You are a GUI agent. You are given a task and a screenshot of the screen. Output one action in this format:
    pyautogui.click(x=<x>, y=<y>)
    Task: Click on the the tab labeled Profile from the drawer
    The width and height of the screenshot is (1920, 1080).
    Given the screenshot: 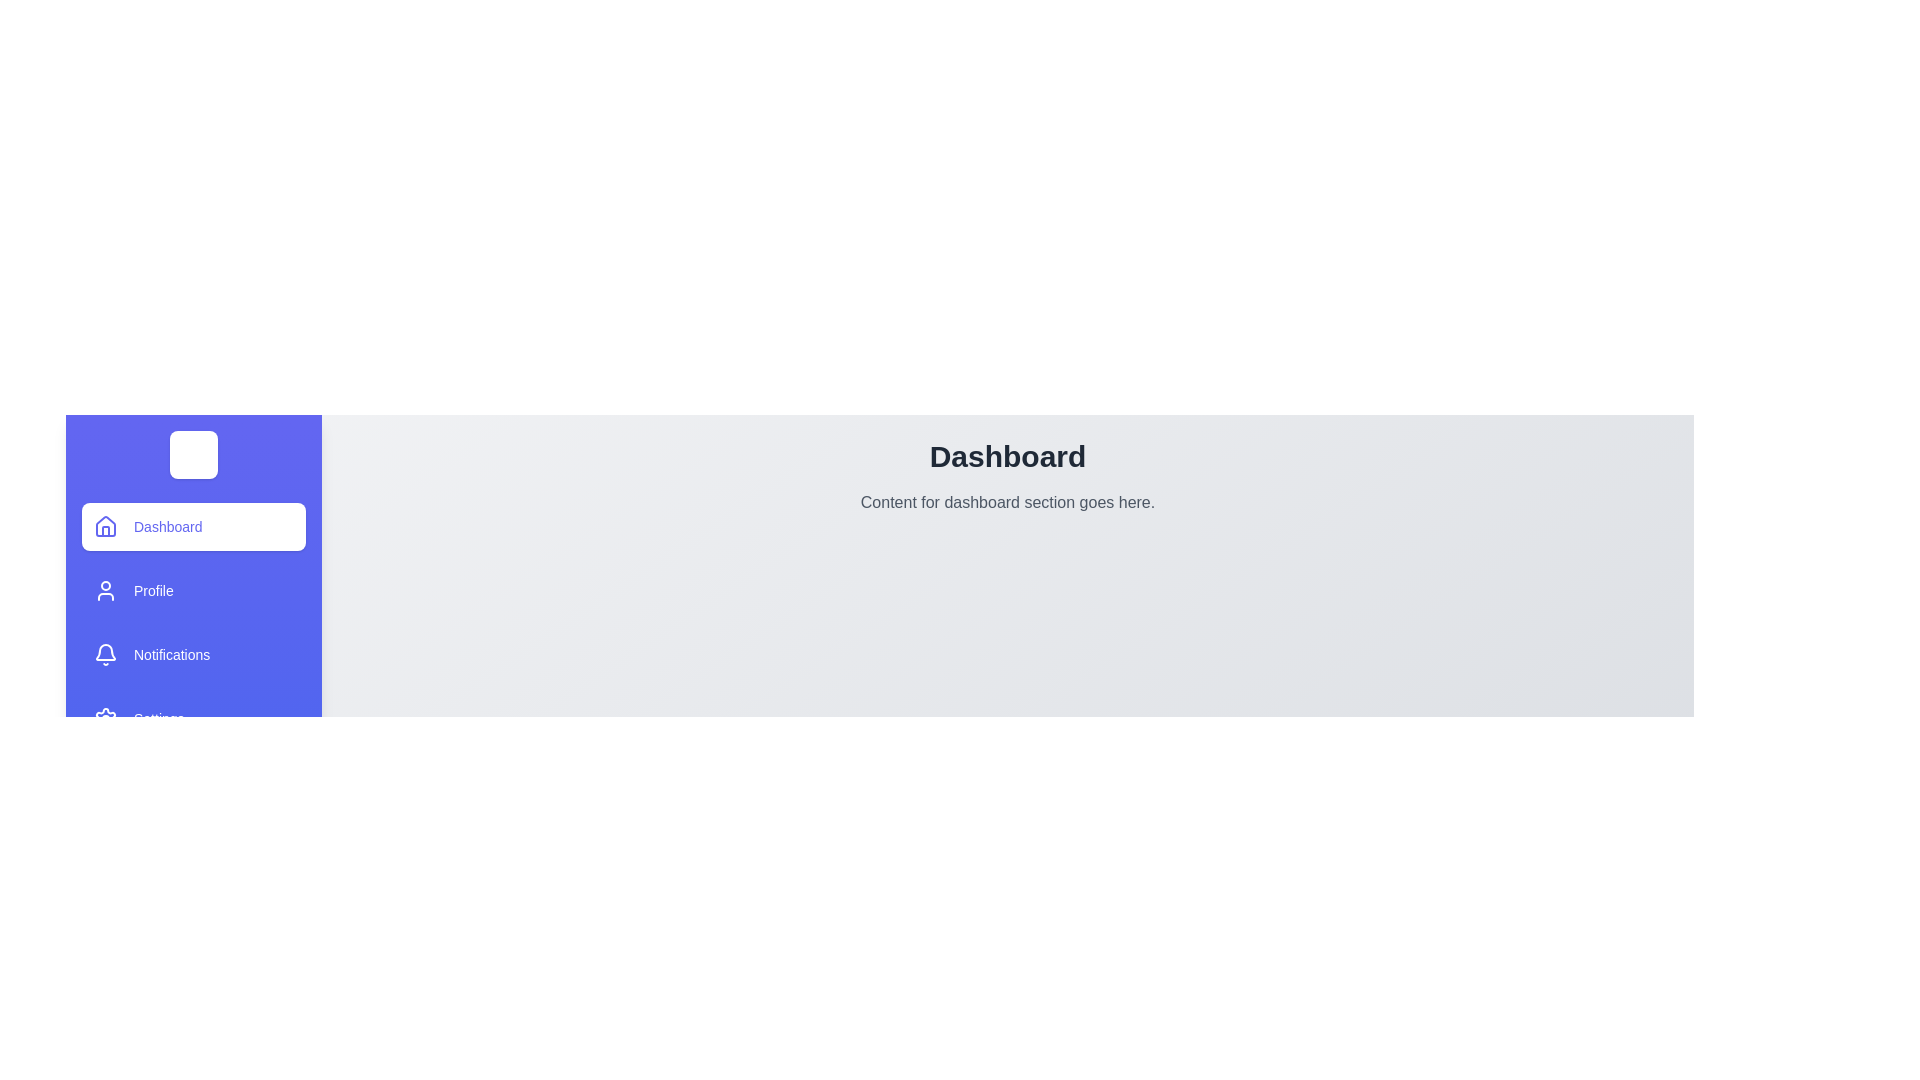 What is the action you would take?
    pyautogui.click(x=193, y=589)
    